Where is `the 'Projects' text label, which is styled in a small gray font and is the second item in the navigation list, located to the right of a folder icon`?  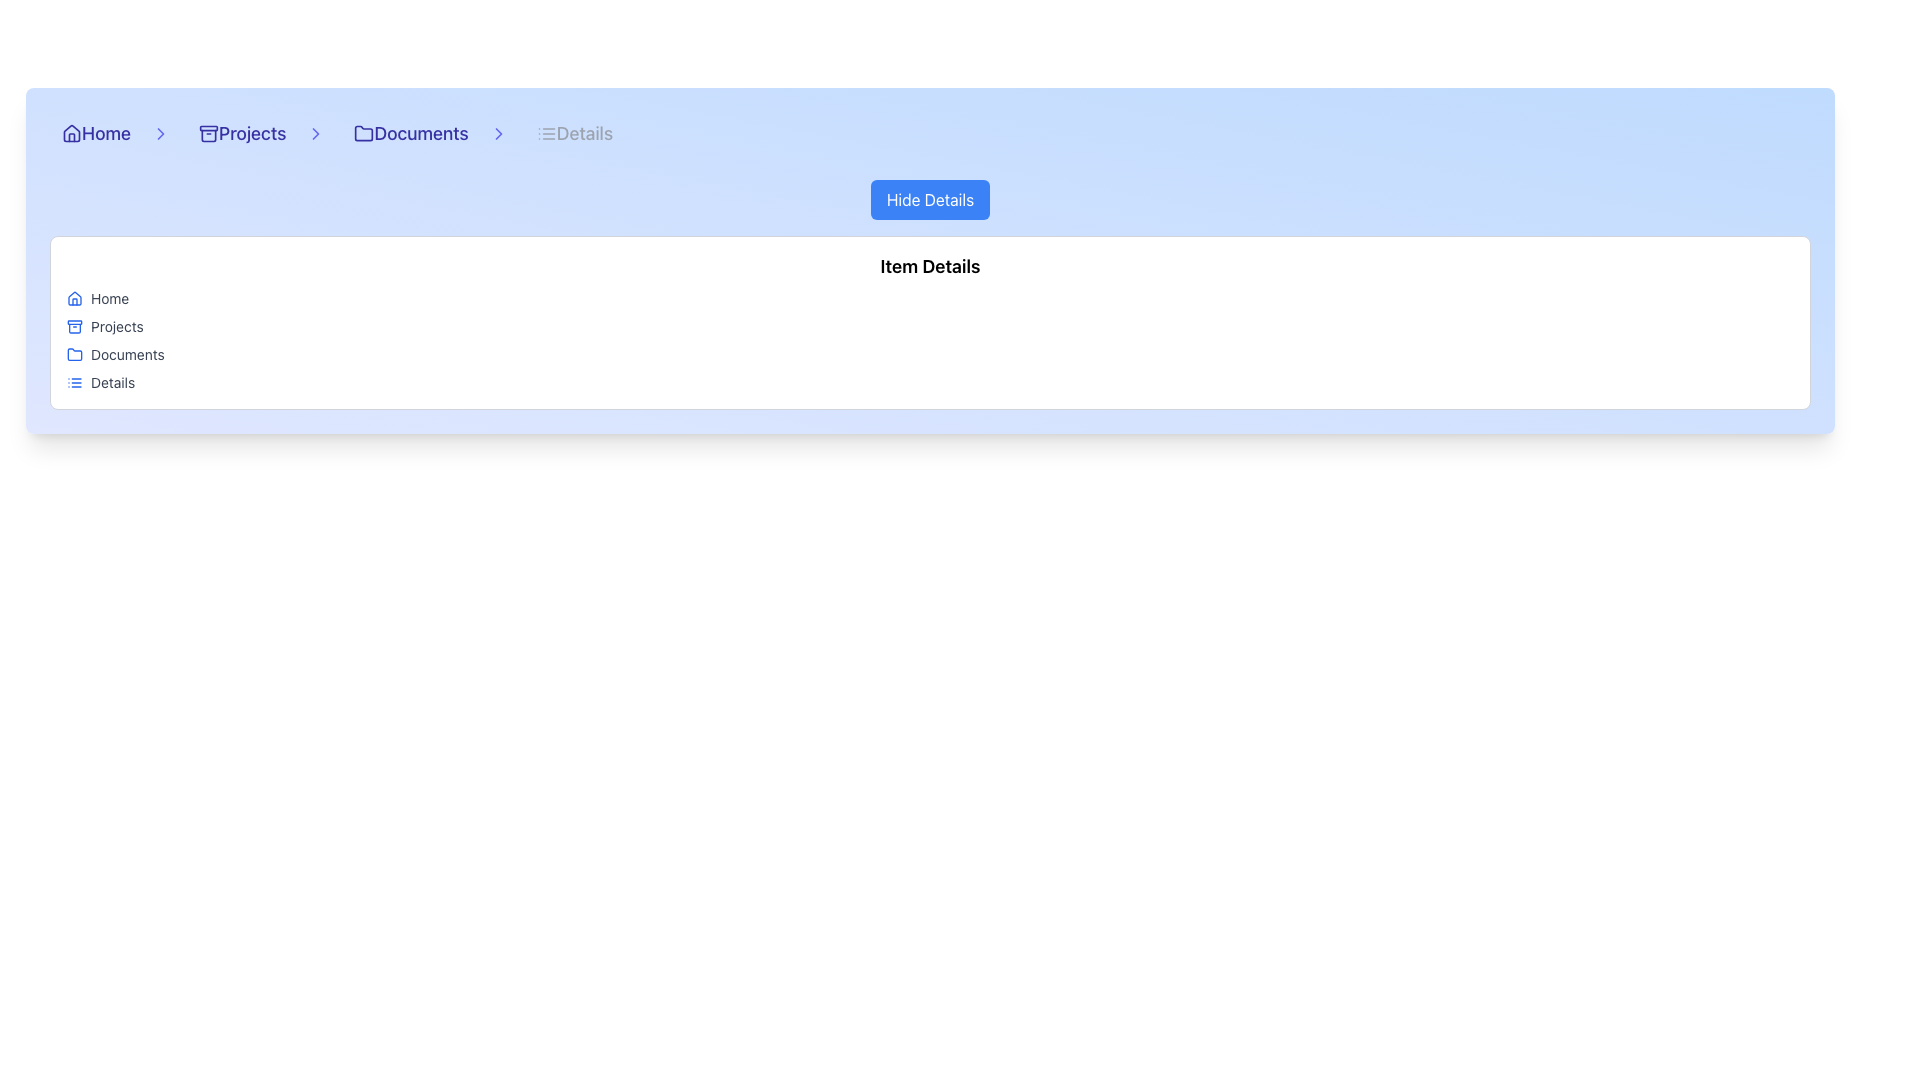 the 'Projects' text label, which is styled in a small gray font and is the second item in the navigation list, located to the right of a folder icon is located at coordinates (116, 326).